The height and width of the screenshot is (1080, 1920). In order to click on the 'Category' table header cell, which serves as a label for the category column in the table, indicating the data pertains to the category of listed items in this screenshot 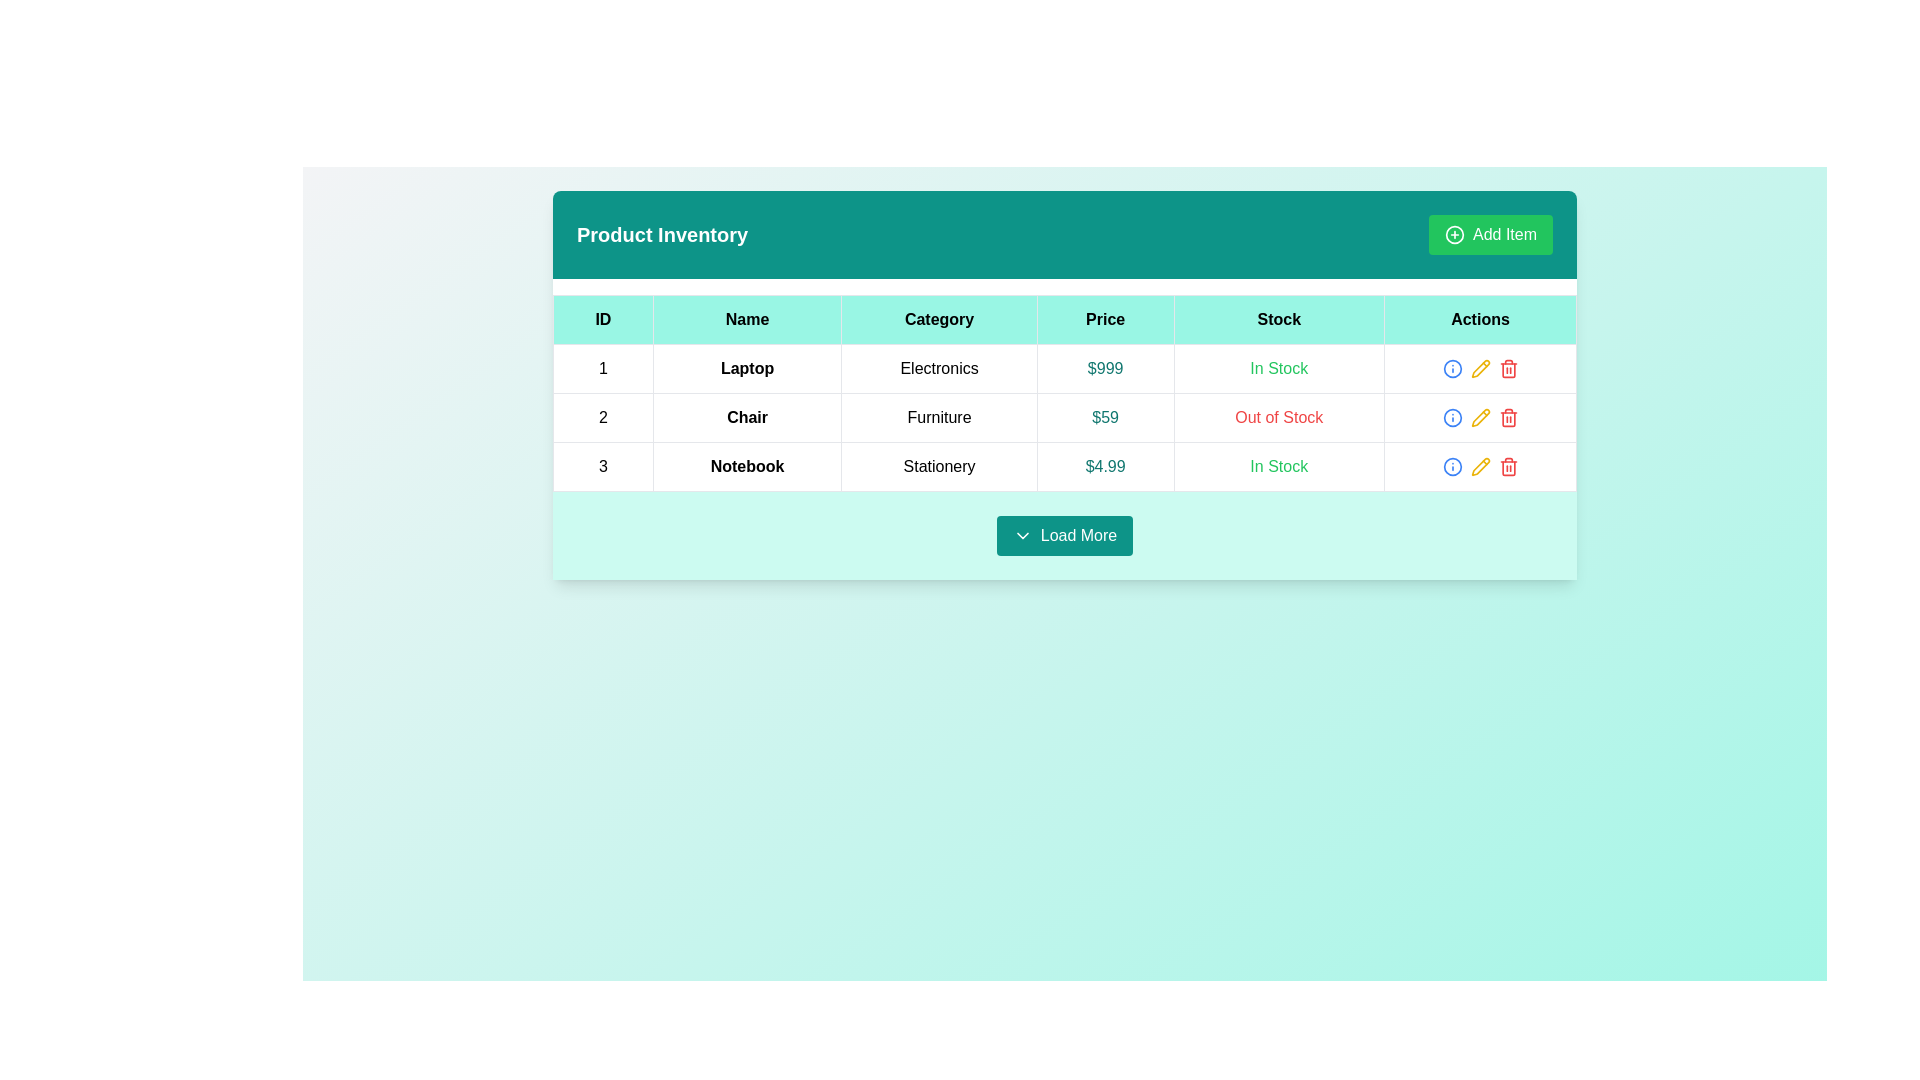, I will do `click(938, 319)`.